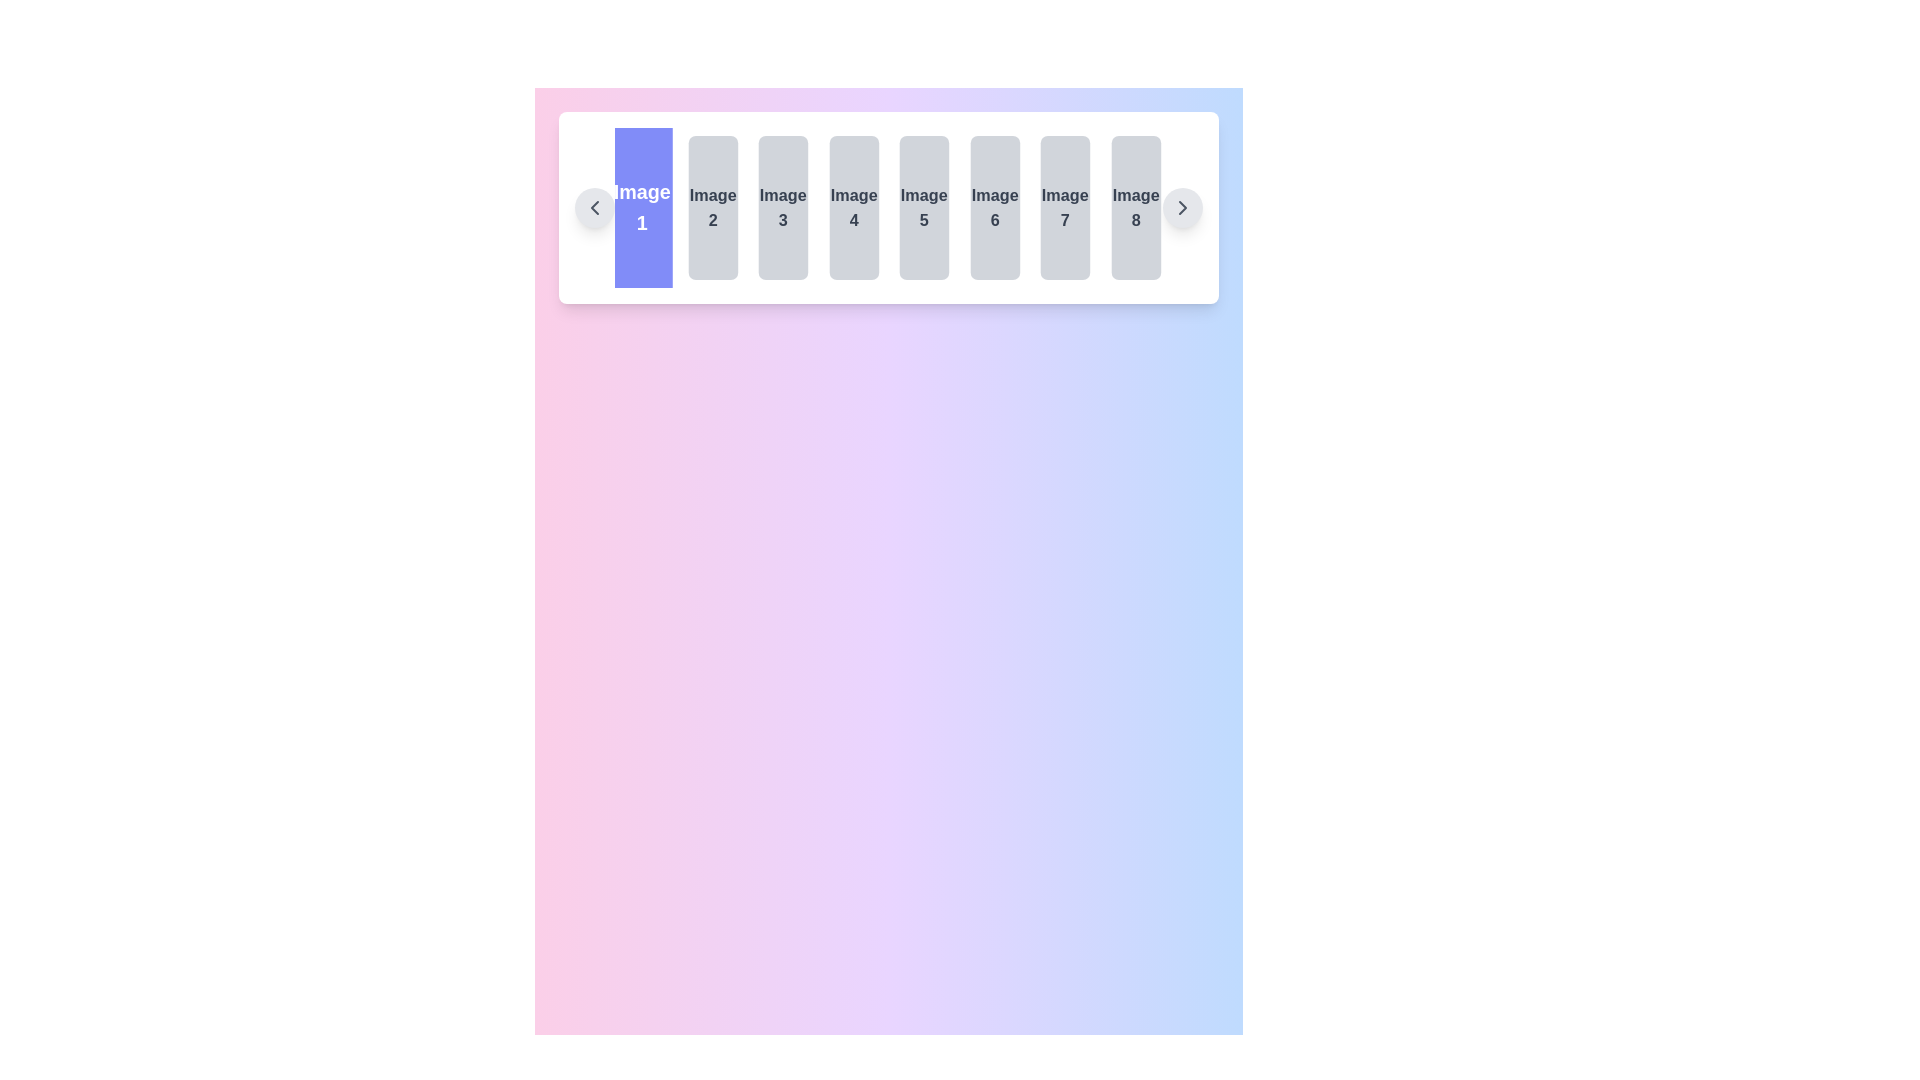  I want to click on the rectangular card with a blue background labeled 'Image 1' in white text at the center, so click(642, 208).